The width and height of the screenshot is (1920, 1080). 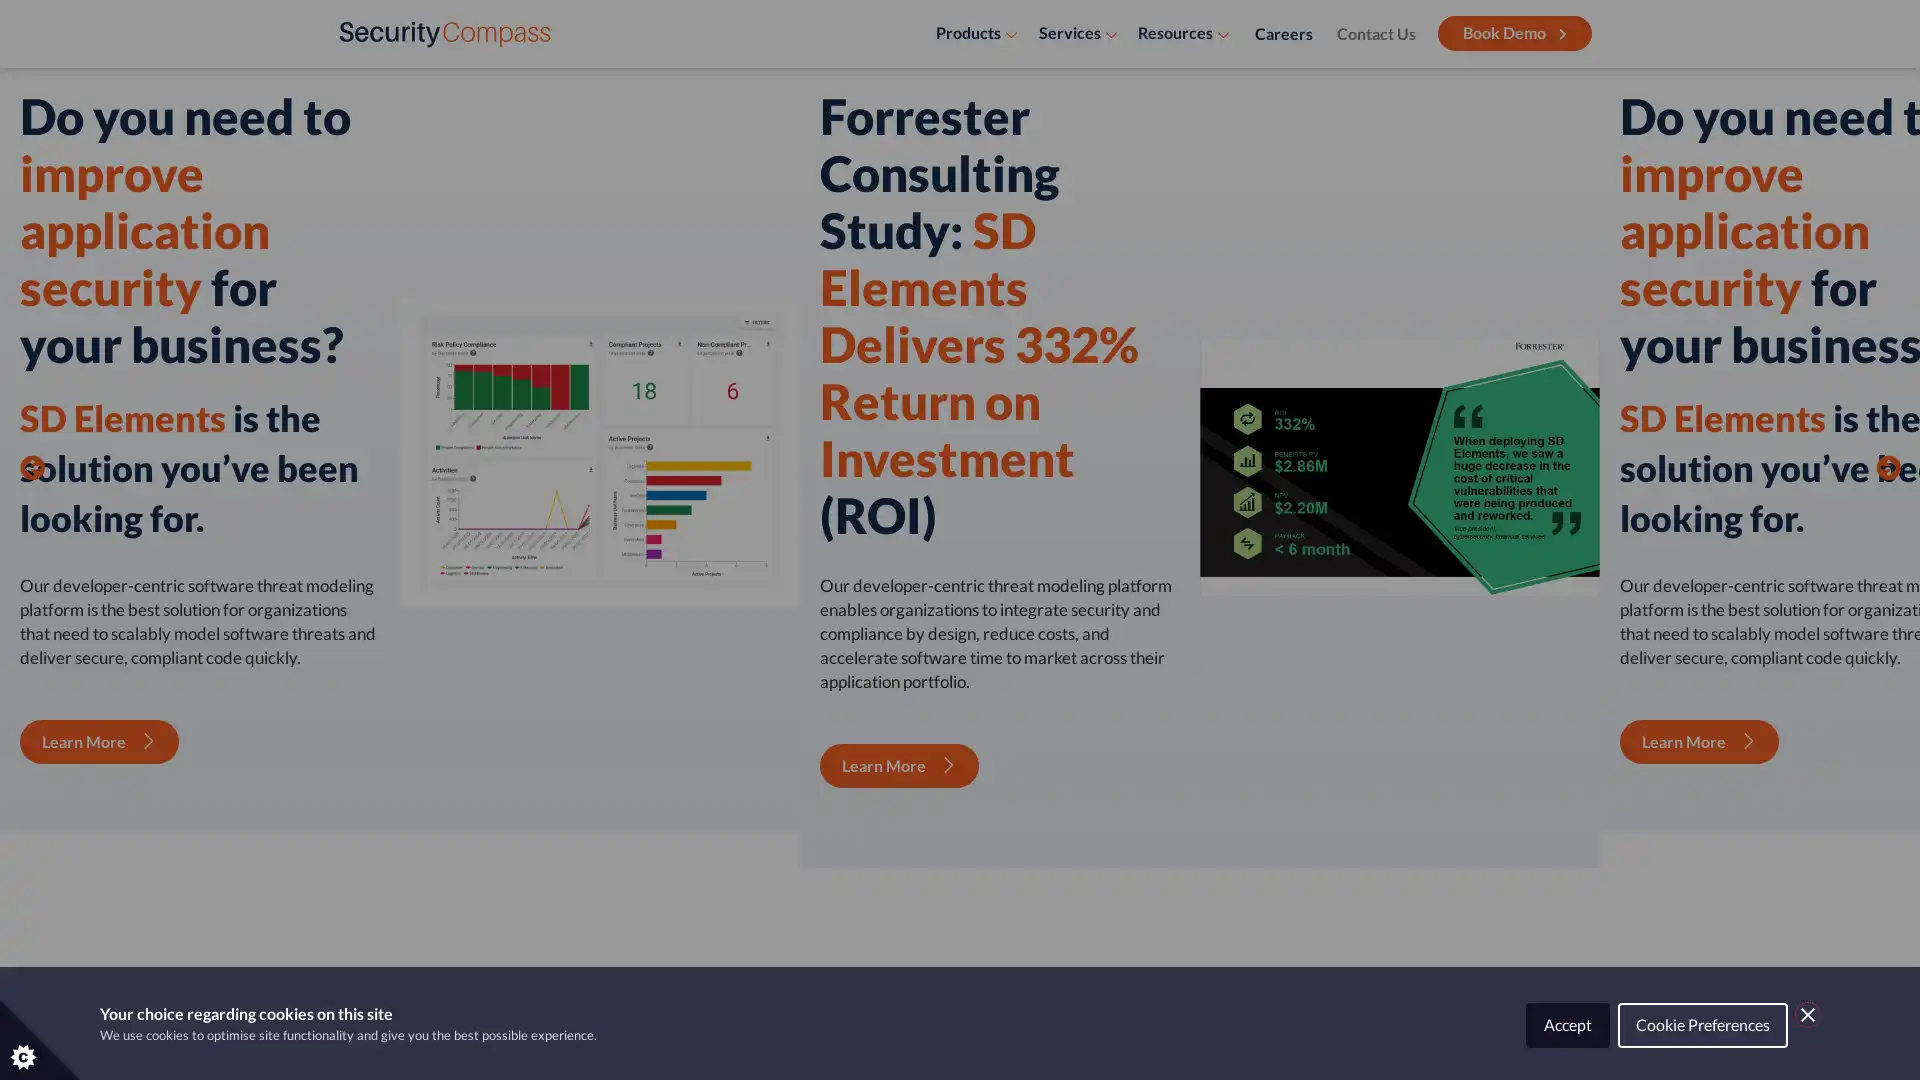 What do you see at coordinates (32, 380) in the screenshot?
I see `Previous` at bounding box center [32, 380].